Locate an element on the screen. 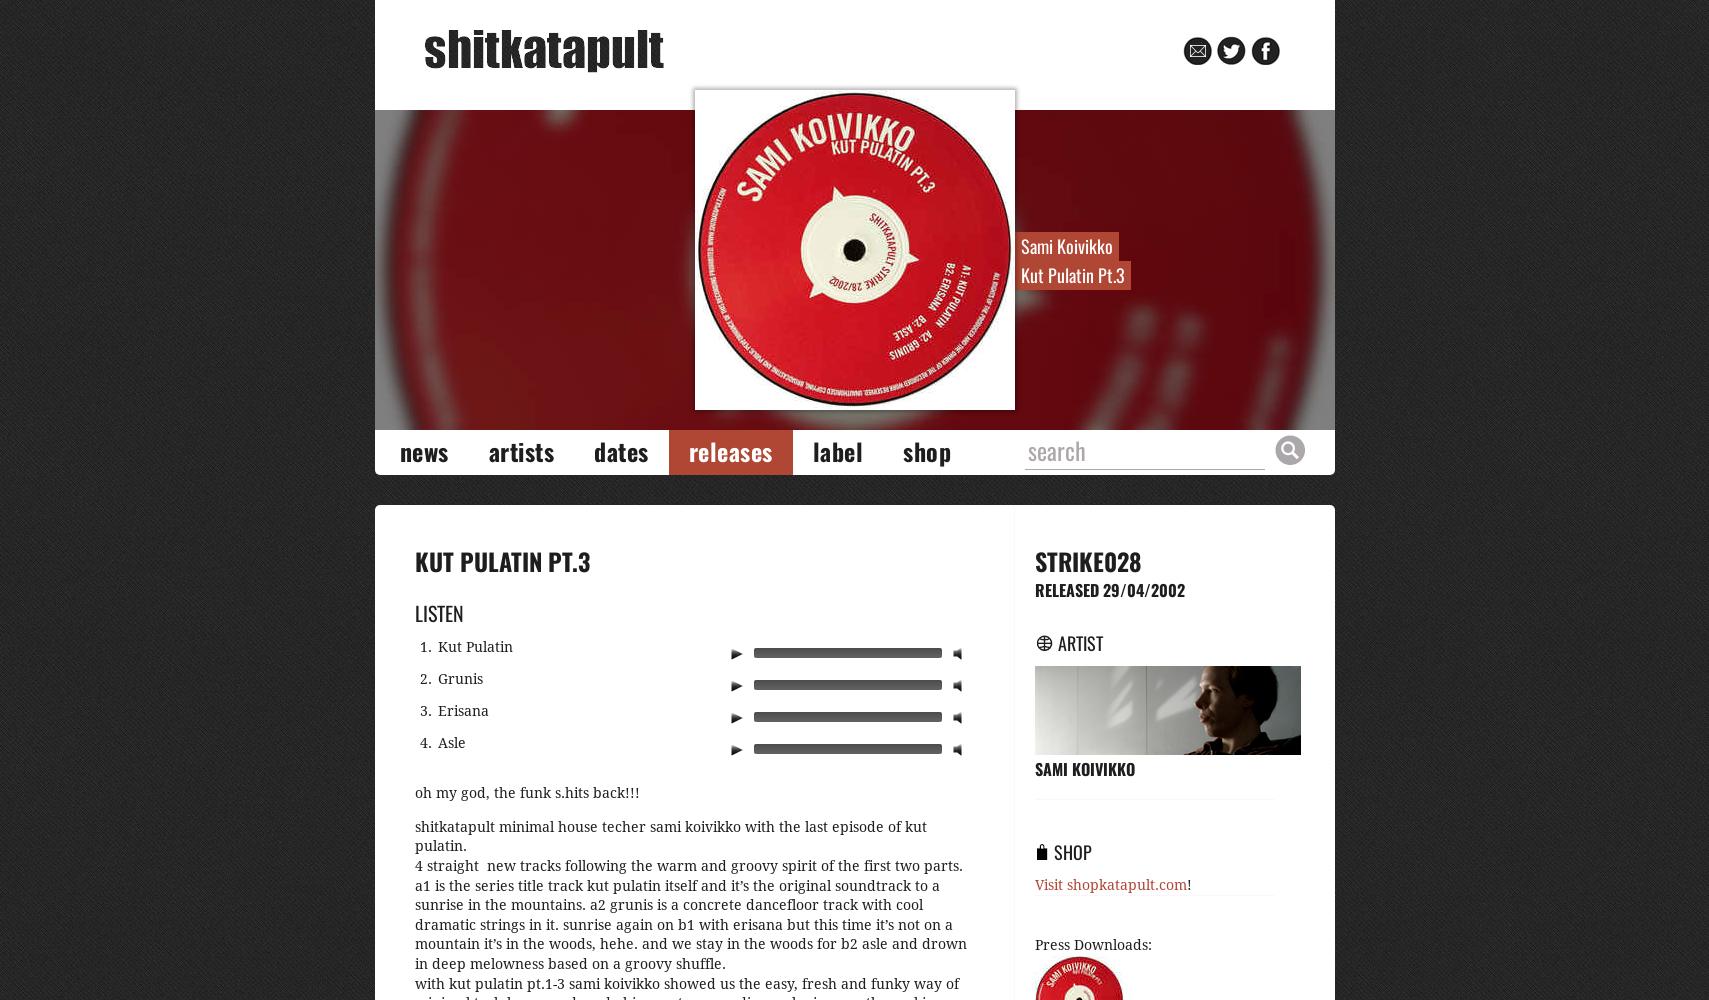  '4.' is located at coordinates (426, 741).